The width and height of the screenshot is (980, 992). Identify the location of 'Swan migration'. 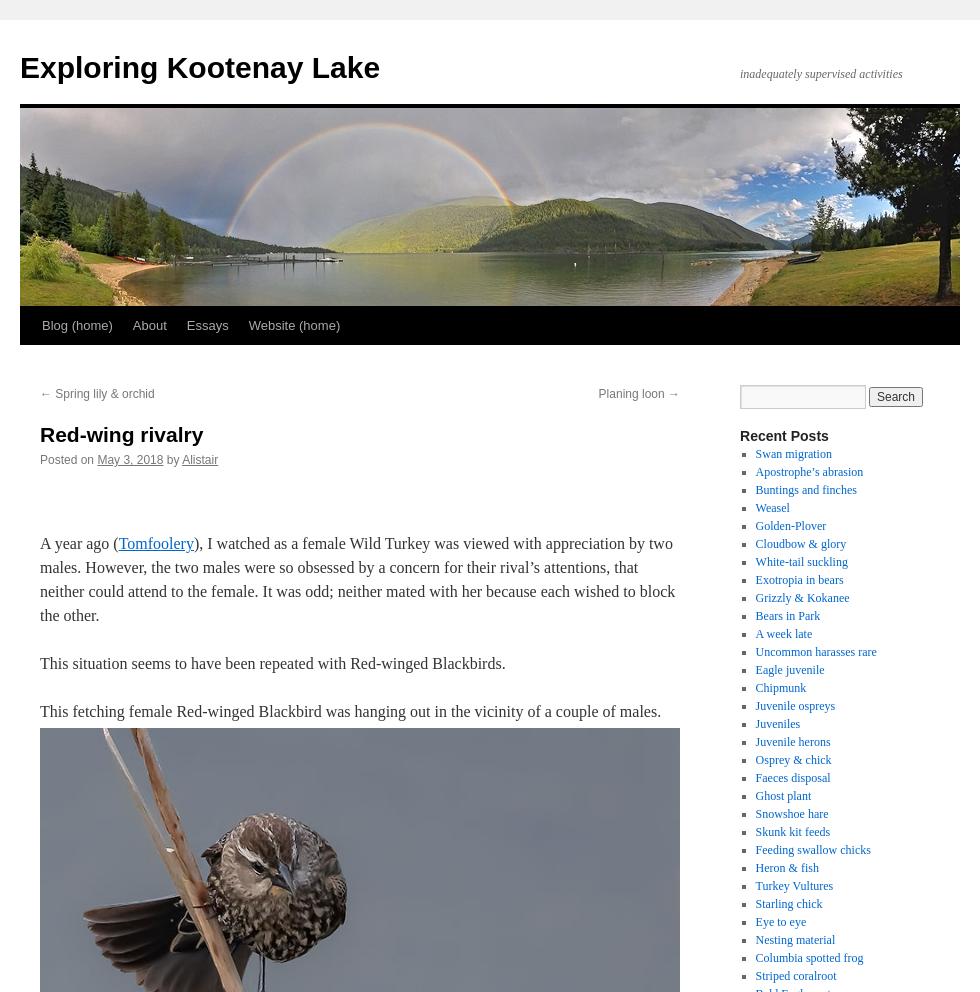
(793, 453).